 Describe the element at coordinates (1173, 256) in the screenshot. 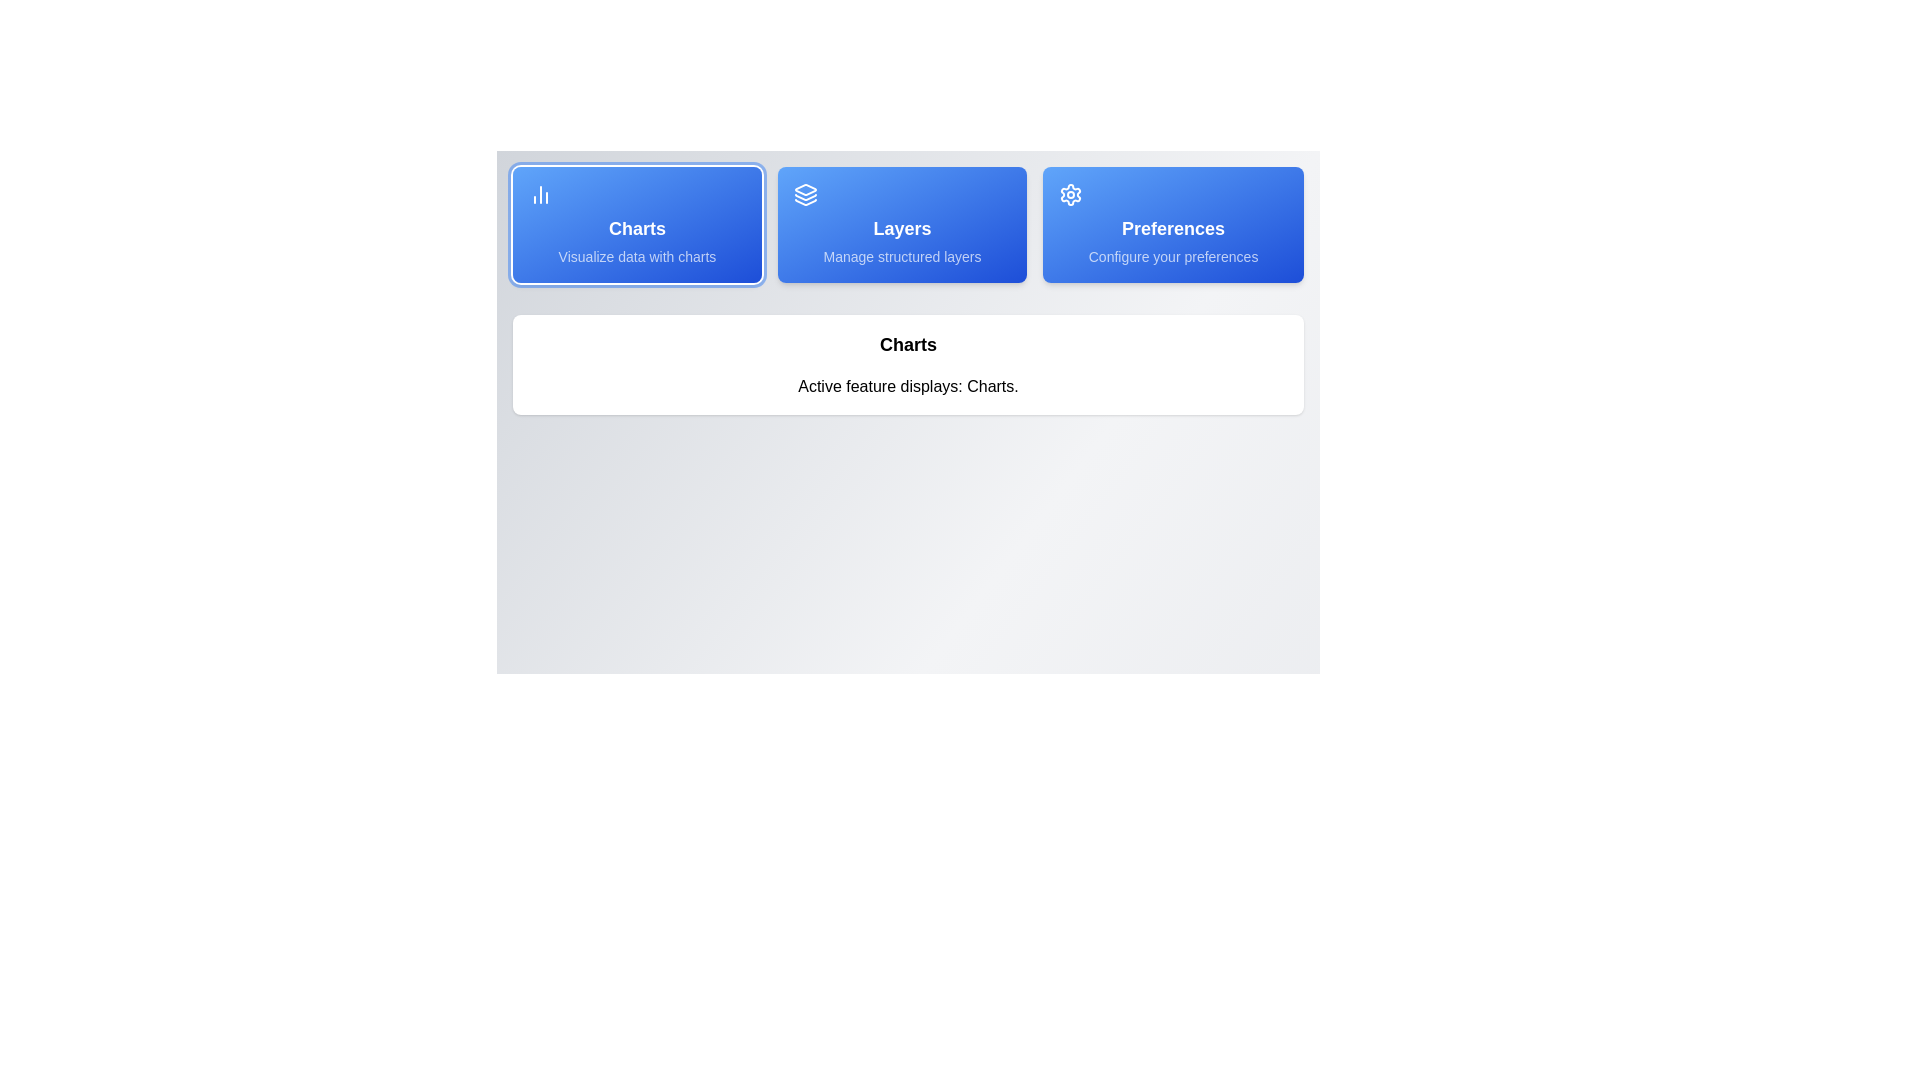

I see `the descriptive subtitle text label located at the bottom section of the 'Preferences' card, which provides additional context about the 'Preferences' option` at that location.